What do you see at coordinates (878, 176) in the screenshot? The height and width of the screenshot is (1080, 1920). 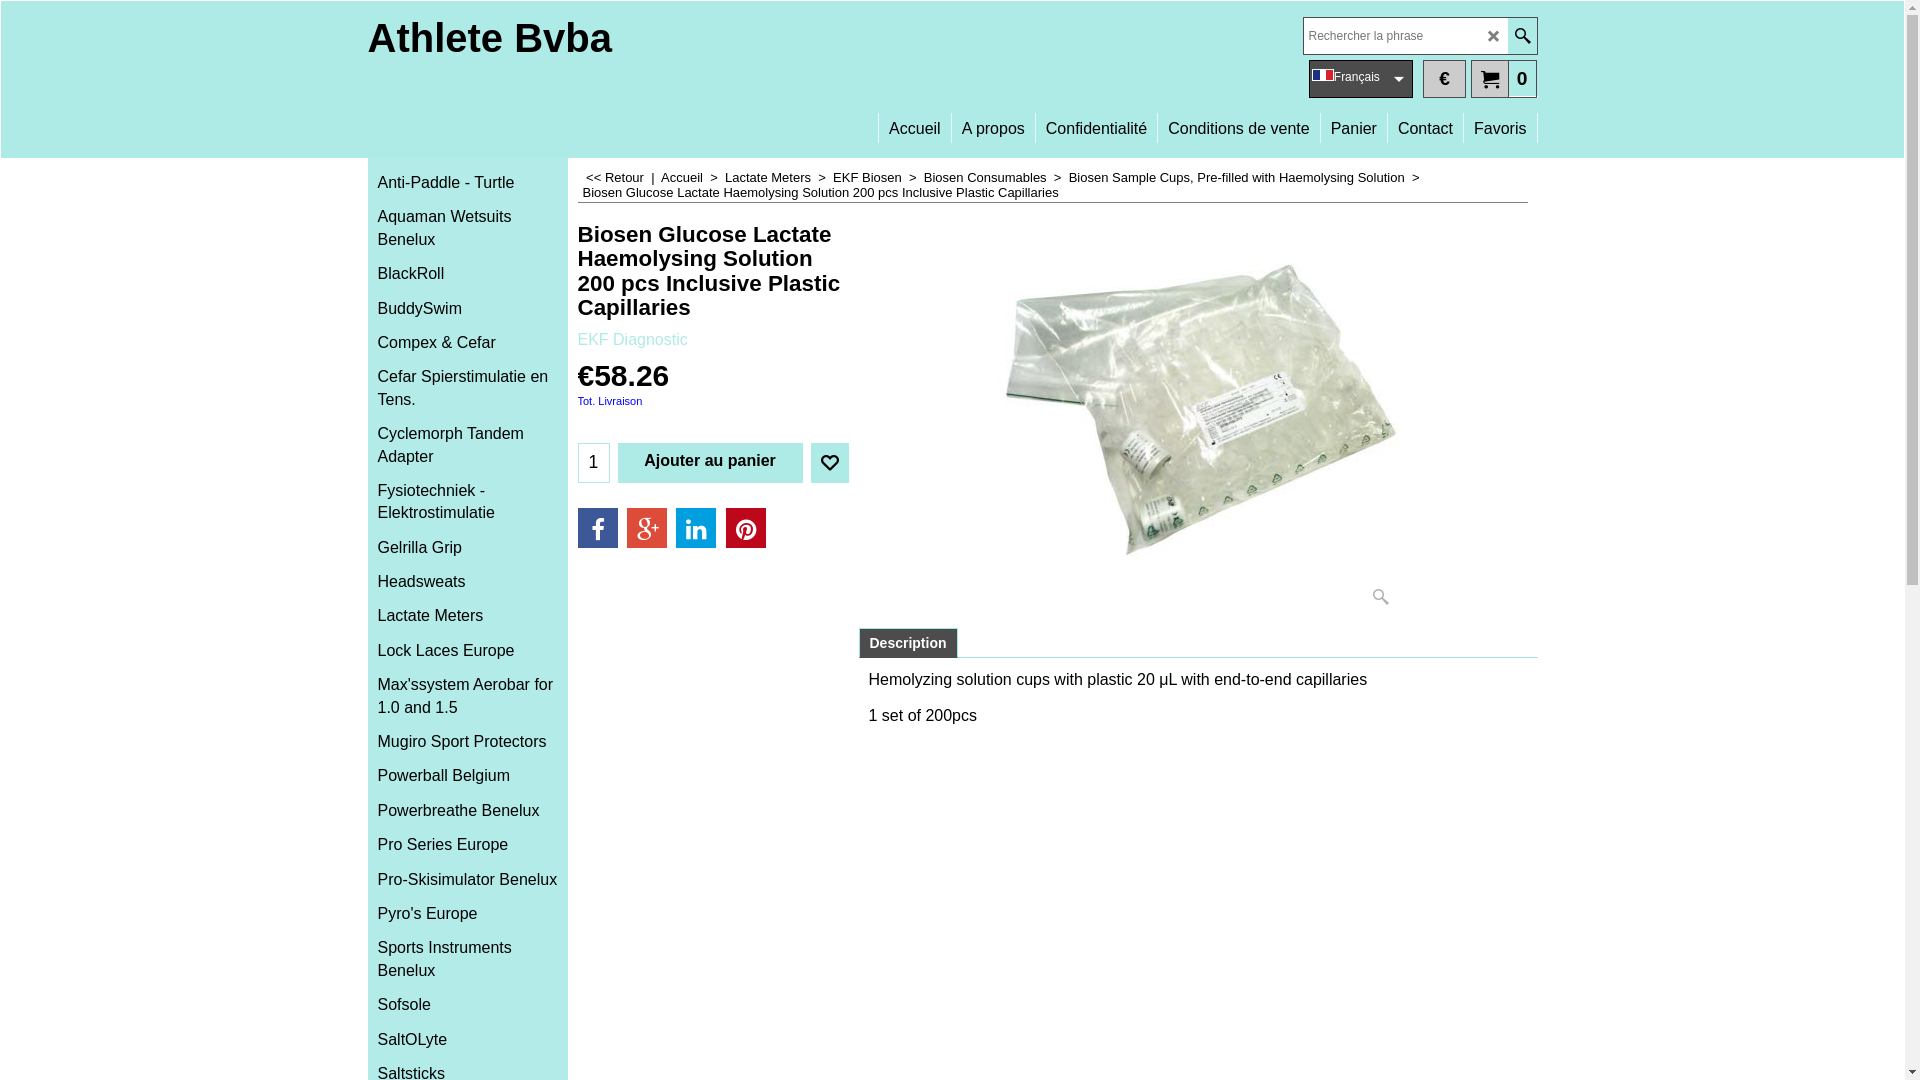 I see `'EKF Biosen  > '` at bounding box center [878, 176].